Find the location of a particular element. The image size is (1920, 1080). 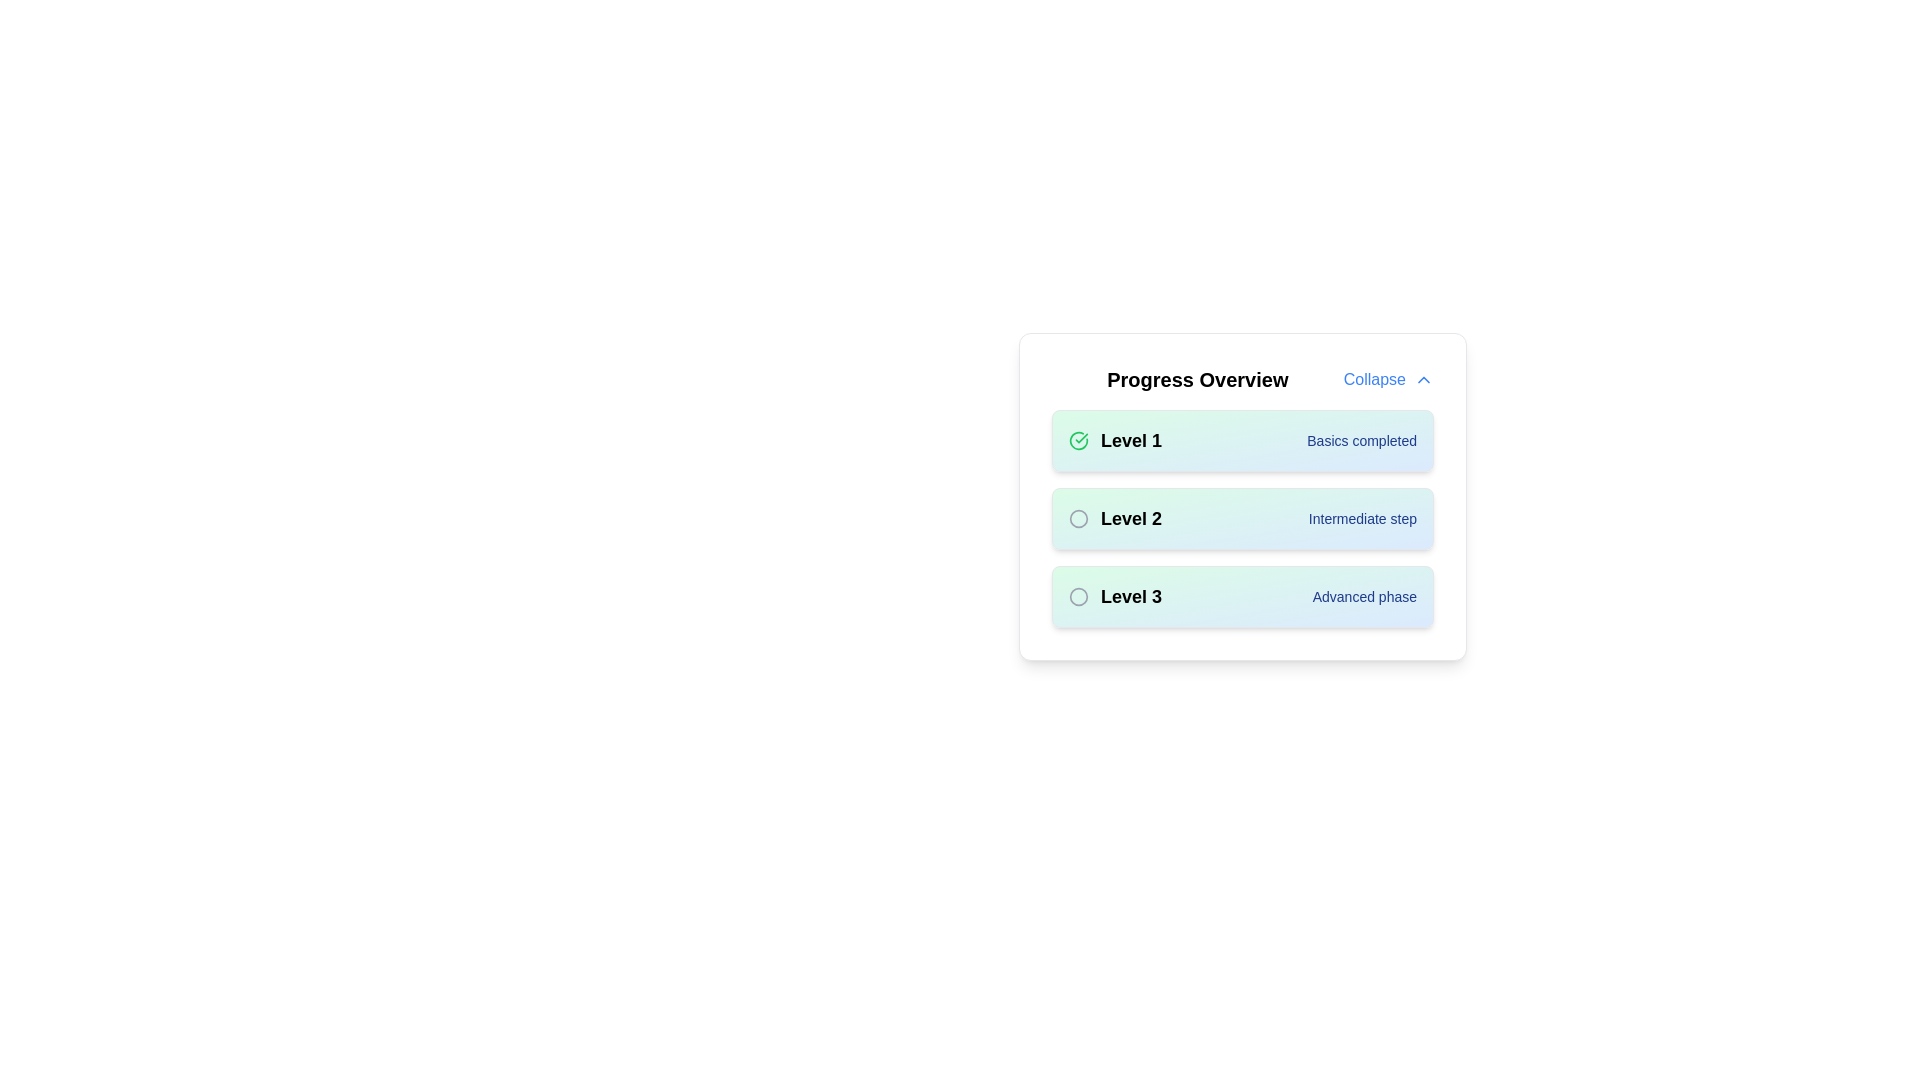

the gray circular icon with a hollow center located in the row labeled 'Level 2' and 'Intermediate step' is located at coordinates (1078, 518).